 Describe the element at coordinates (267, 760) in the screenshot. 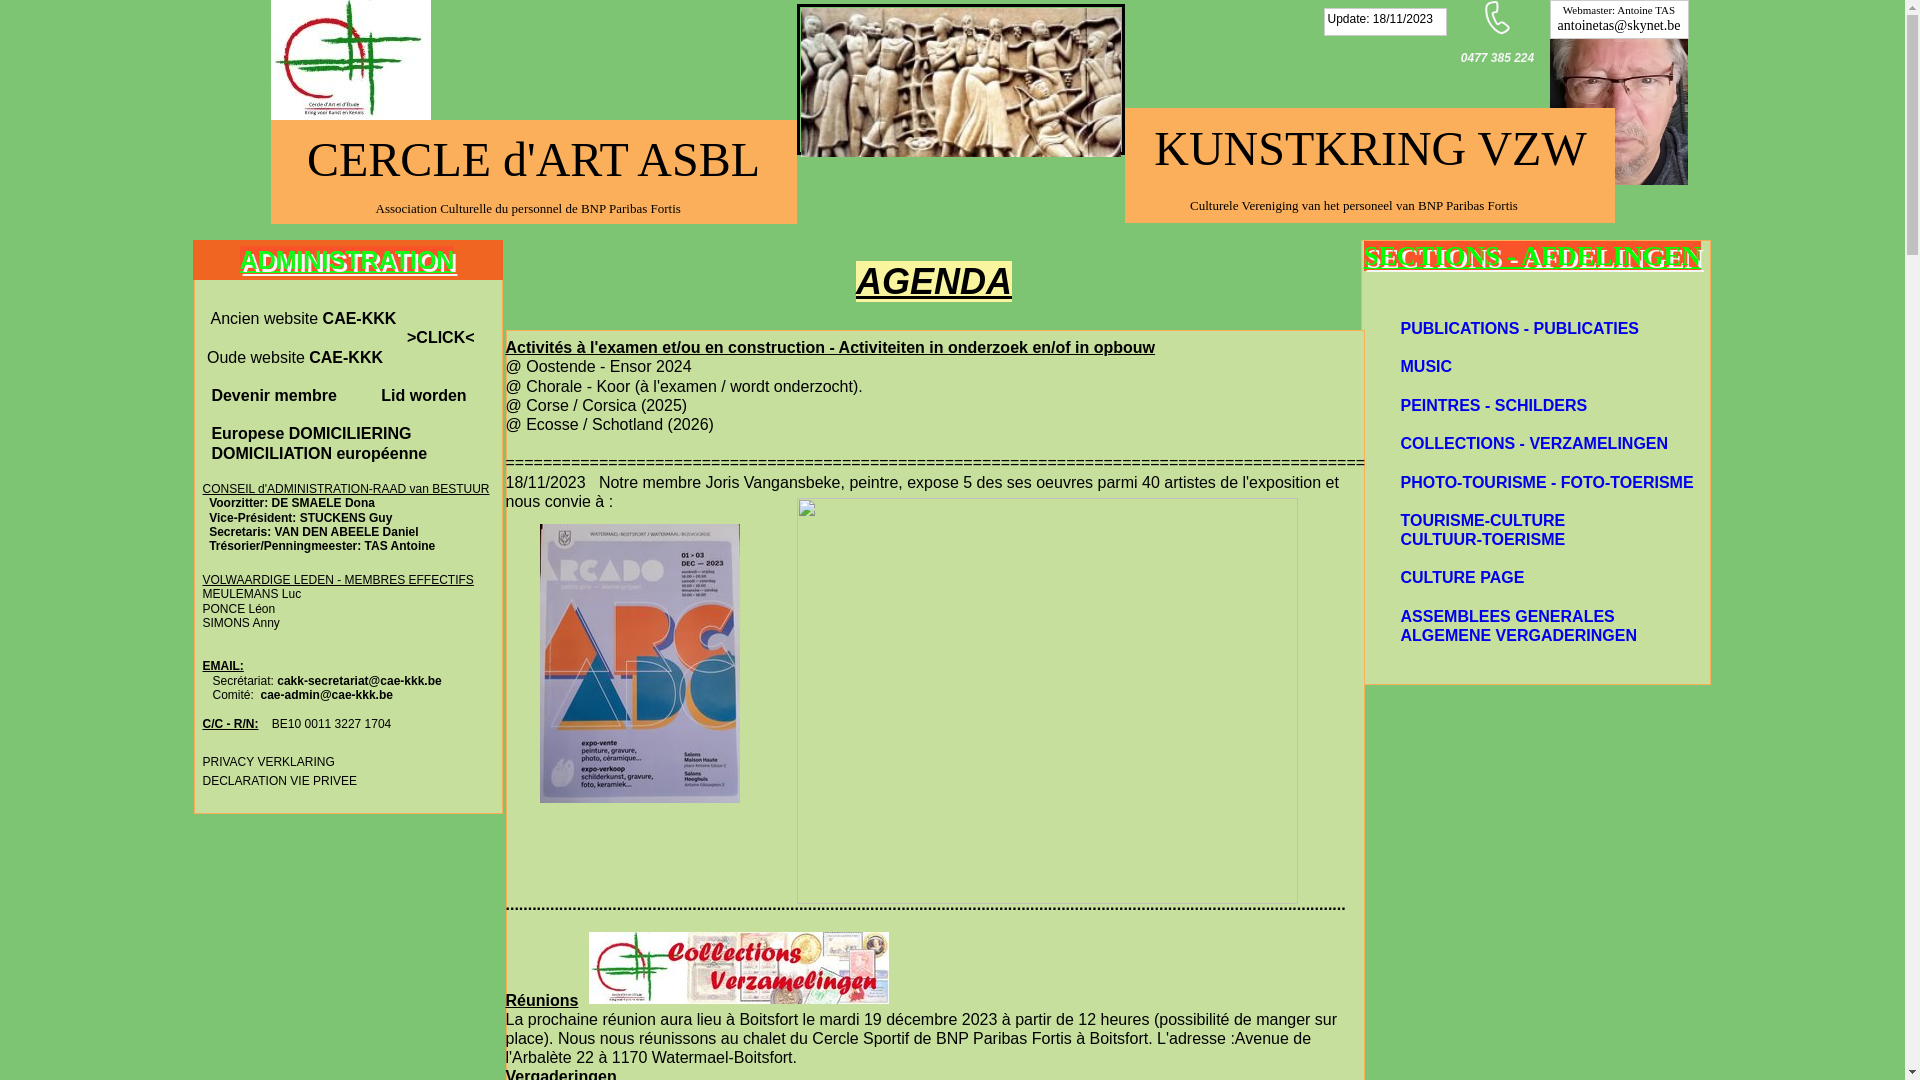

I see `'PRIVACY VERKLARING'` at that location.